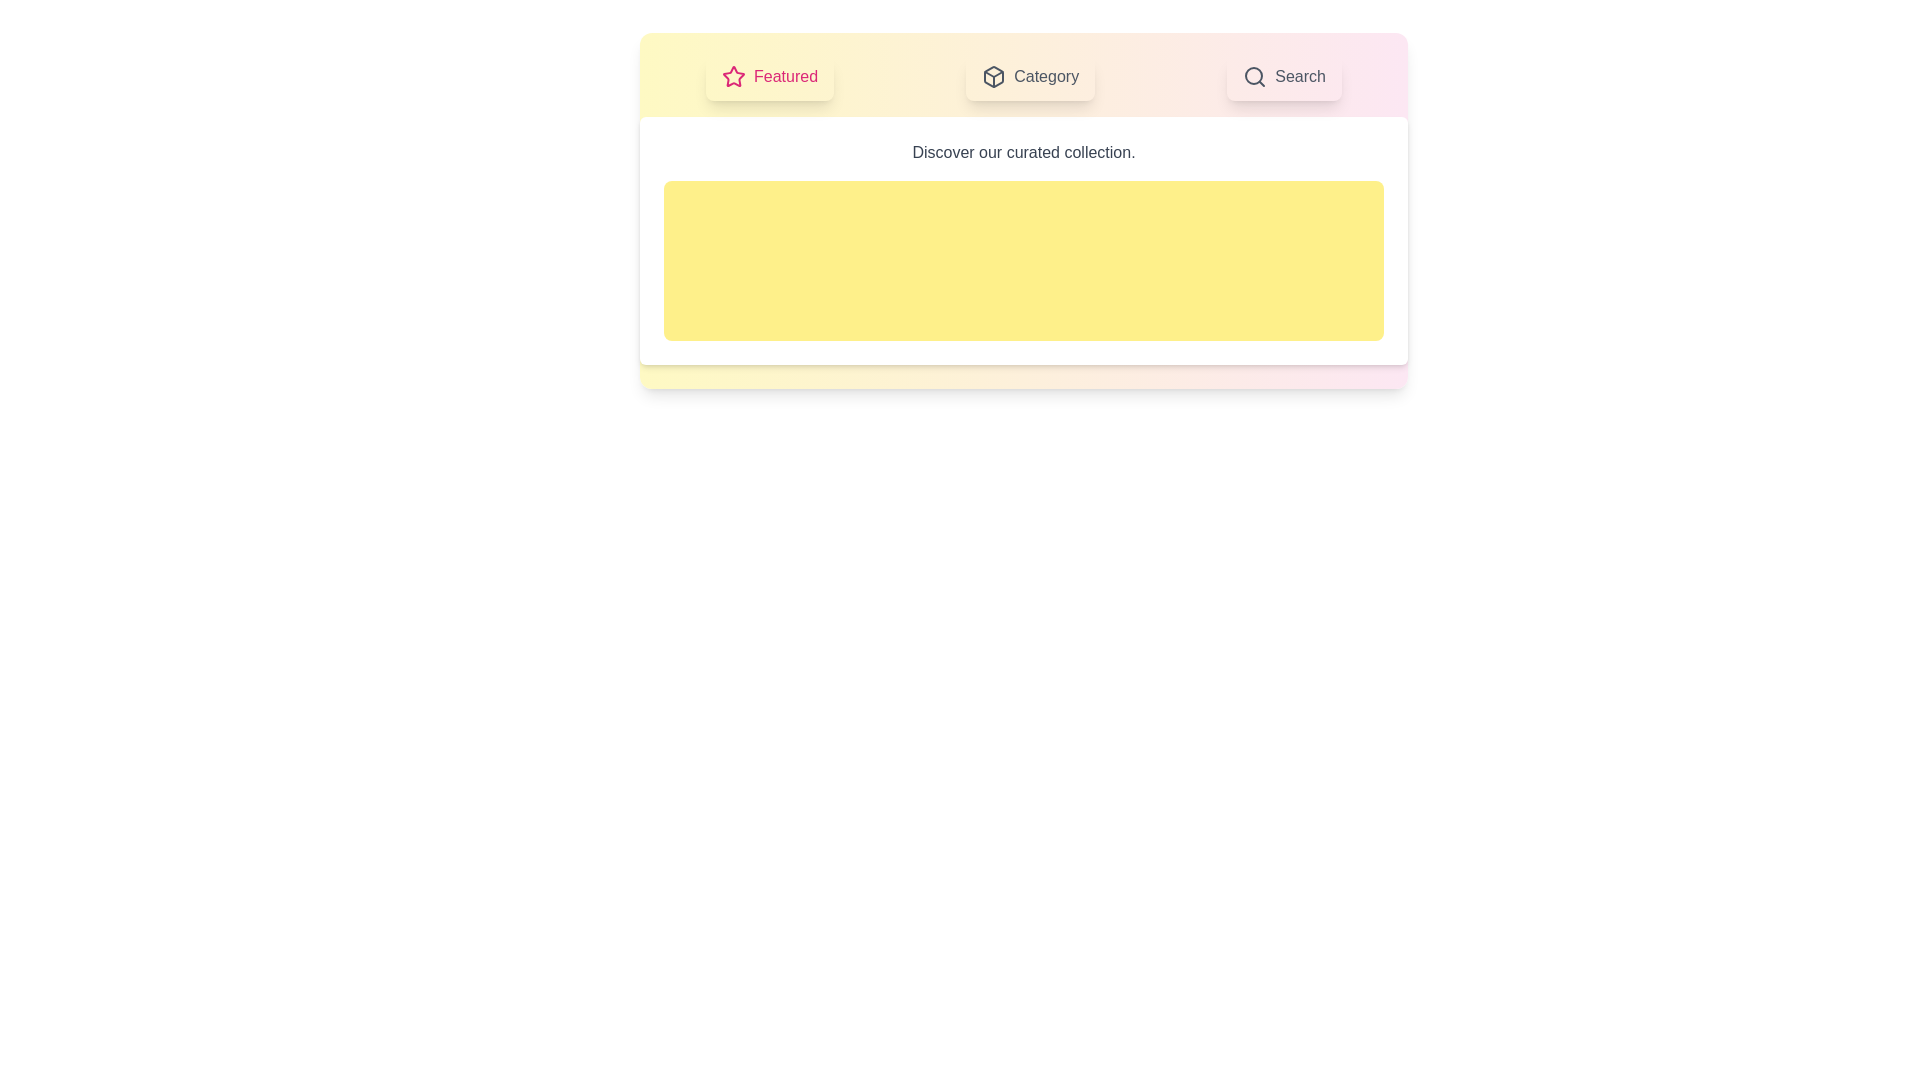  Describe the element at coordinates (1030, 77) in the screenshot. I see `the tab labeled Category` at that location.